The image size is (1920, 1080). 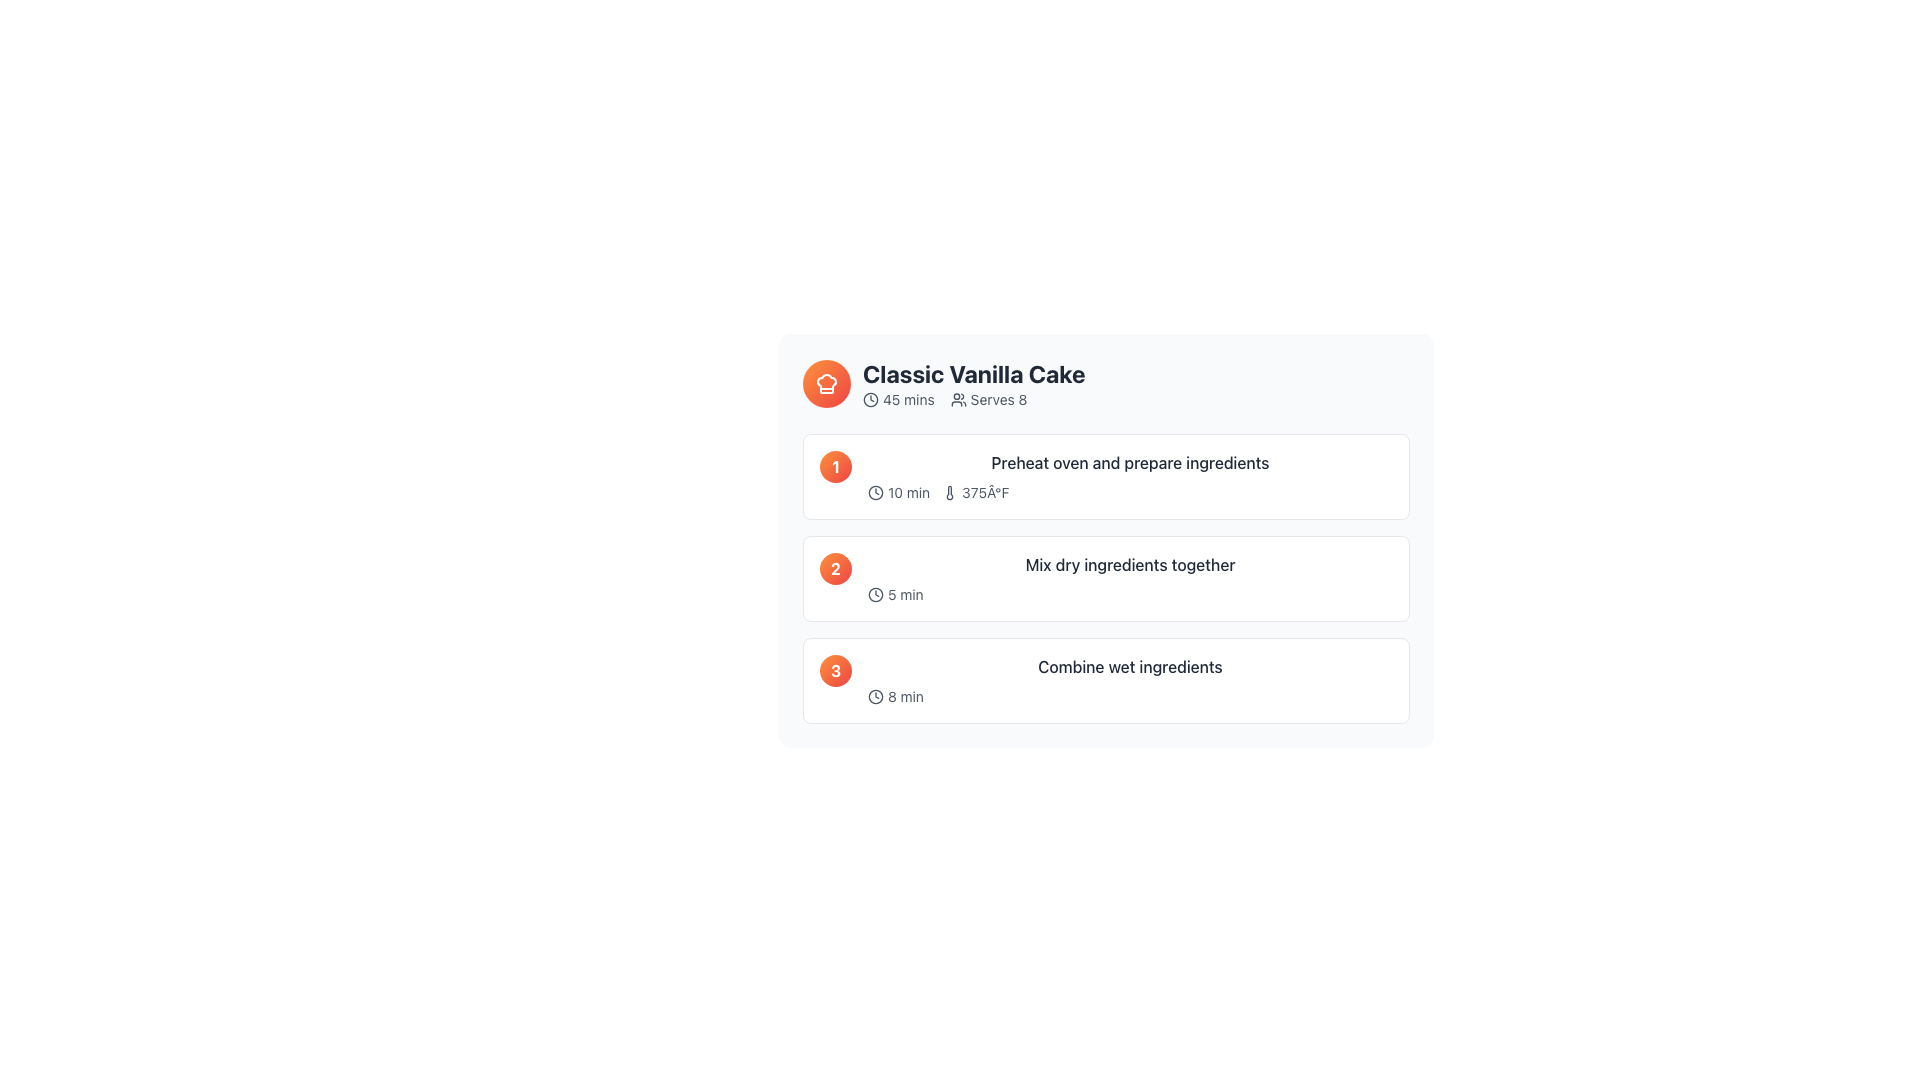 What do you see at coordinates (975, 493) in the screenshot?
I see `the temperature display '375°F' next to the thermometer icon to associate it with the relevant recipe step` at bounding box center [975, 493].